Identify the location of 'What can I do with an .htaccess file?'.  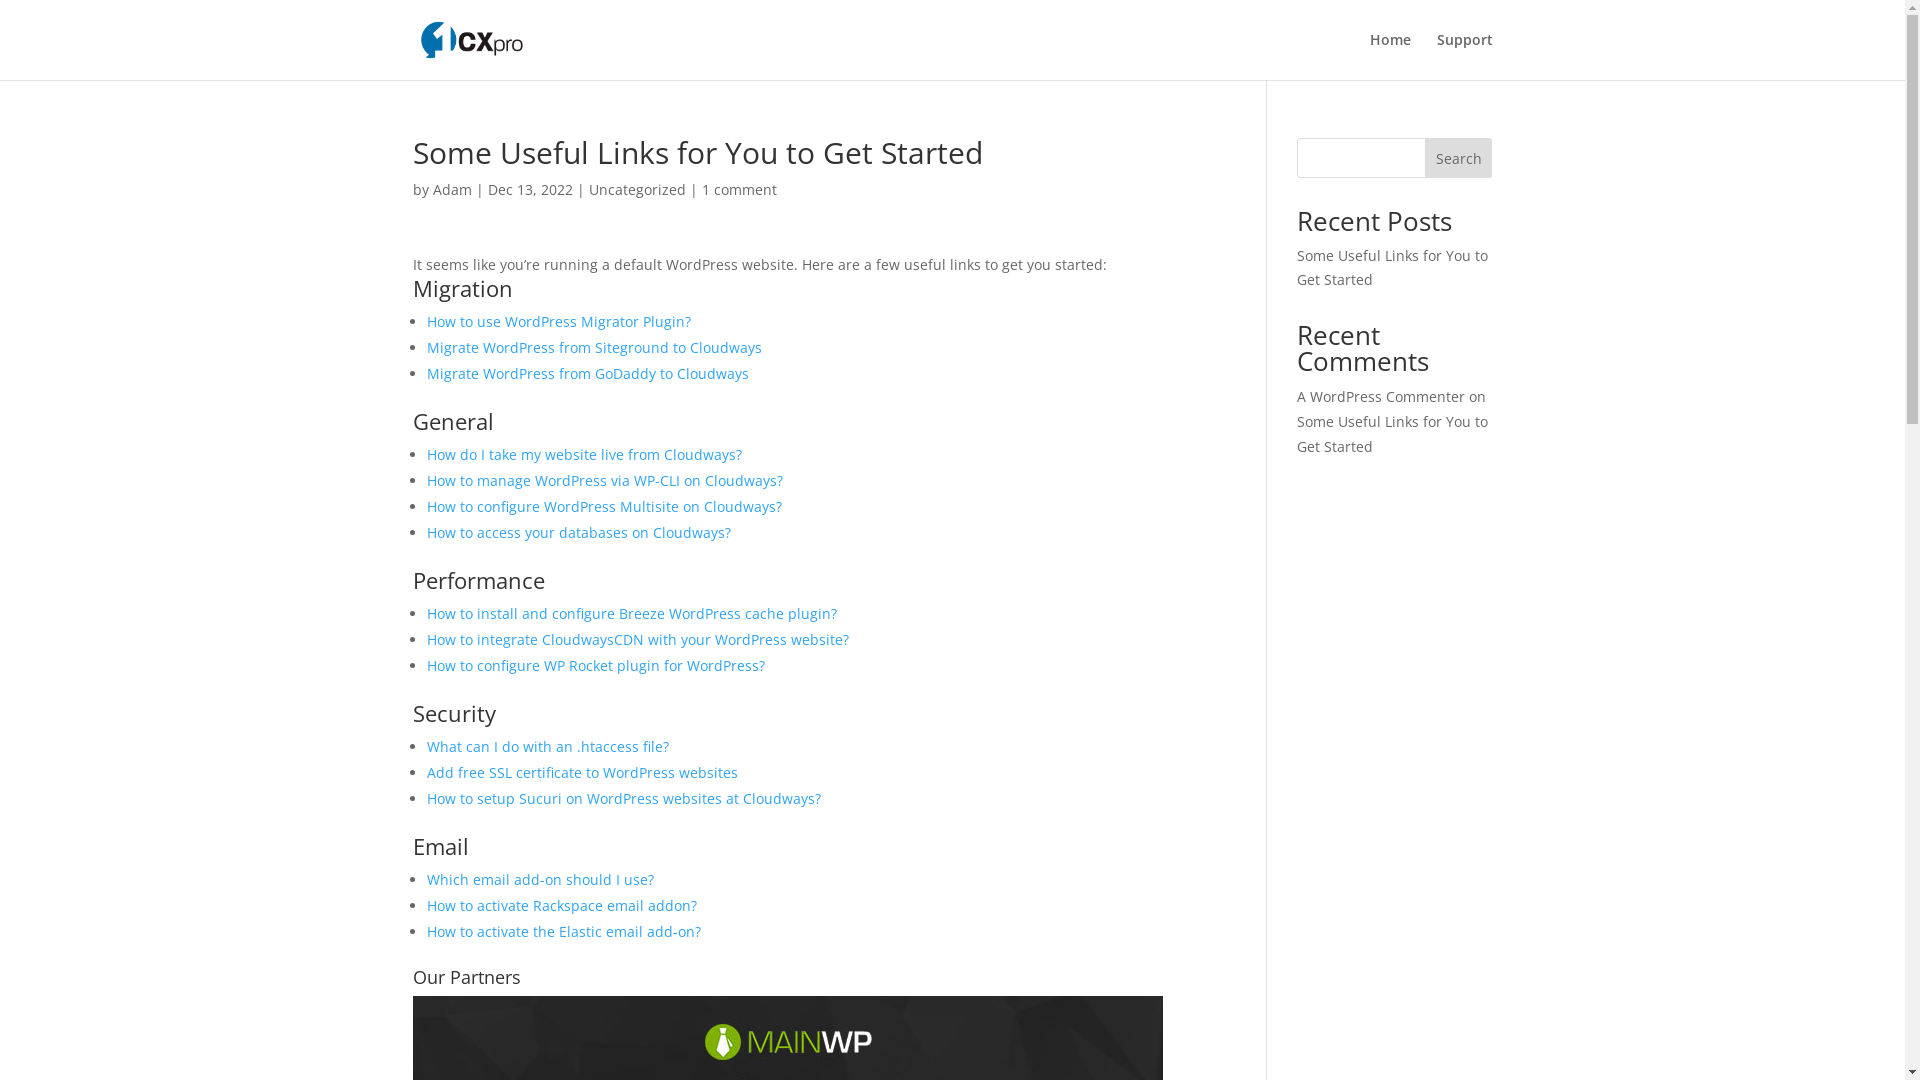
(547, 746).